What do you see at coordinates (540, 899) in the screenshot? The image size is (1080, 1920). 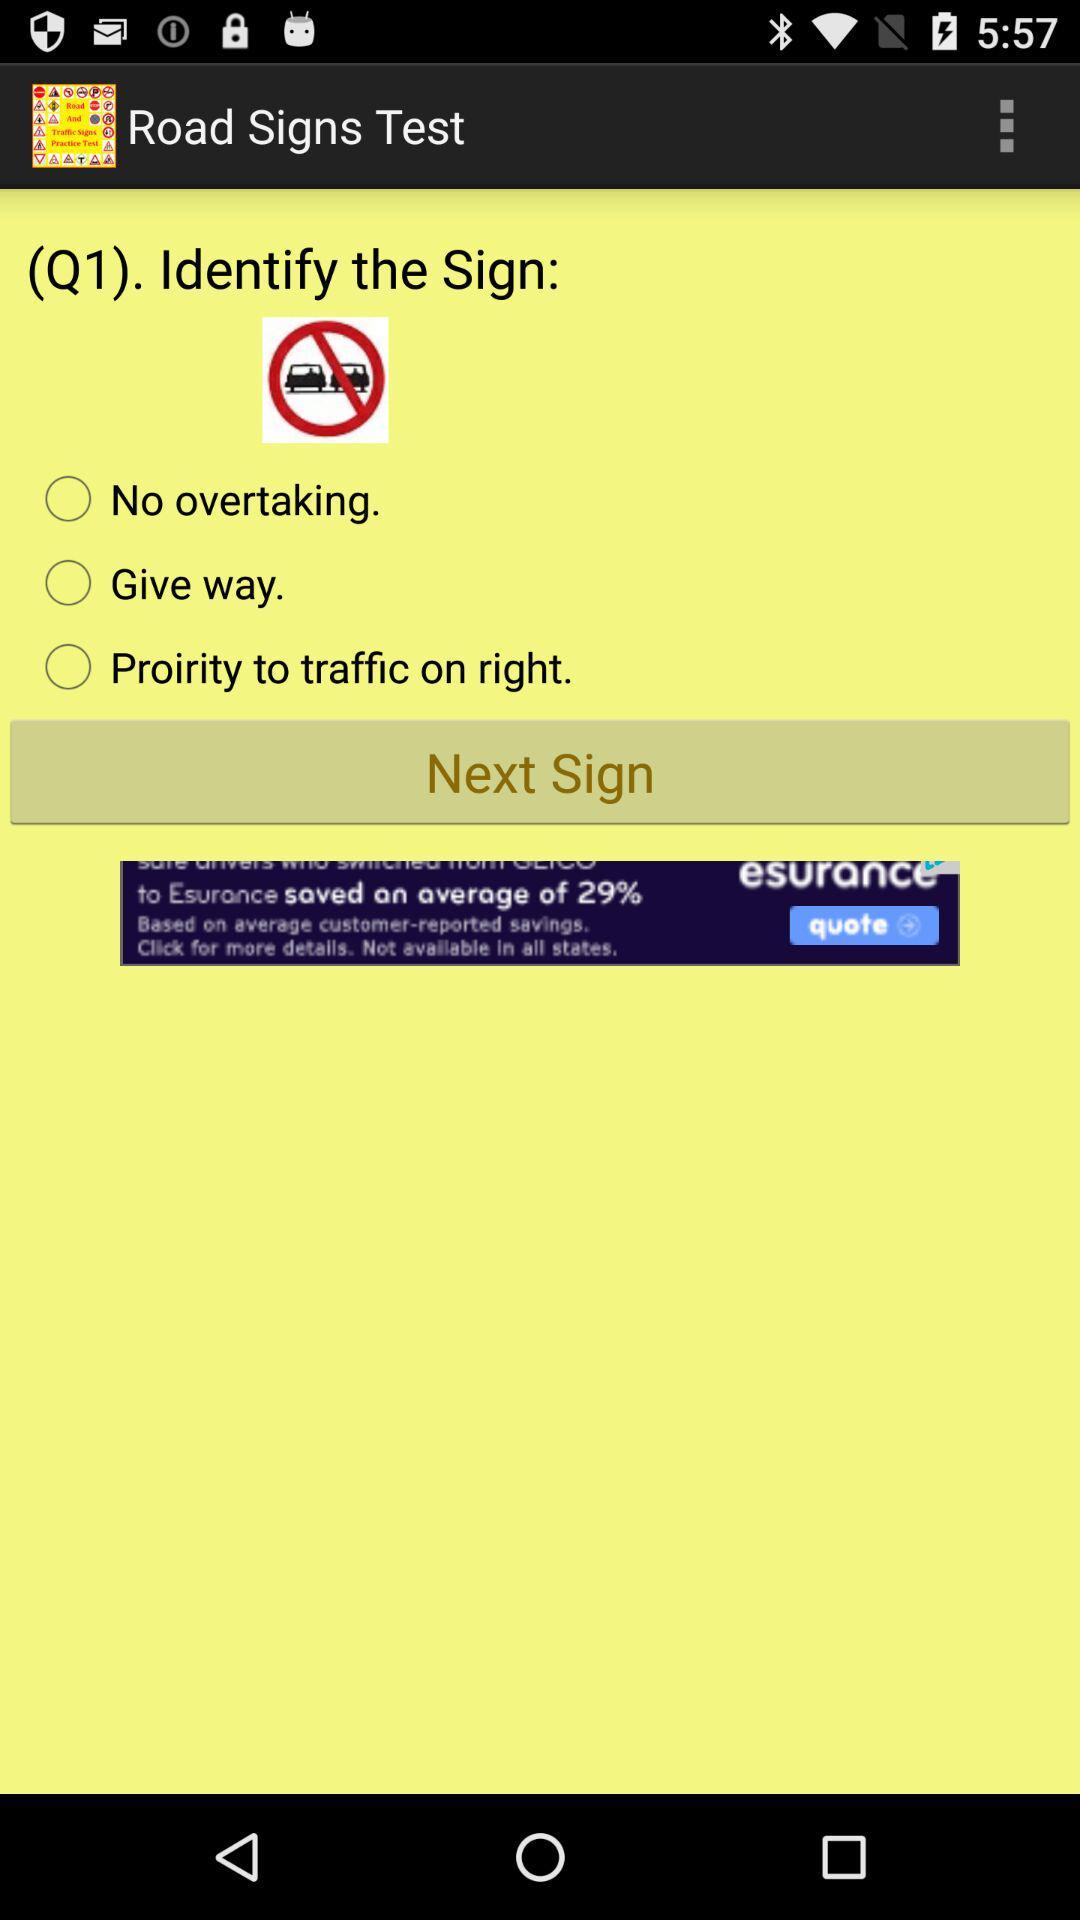 I see `click the advertisement` at bounding box center [540, 899].